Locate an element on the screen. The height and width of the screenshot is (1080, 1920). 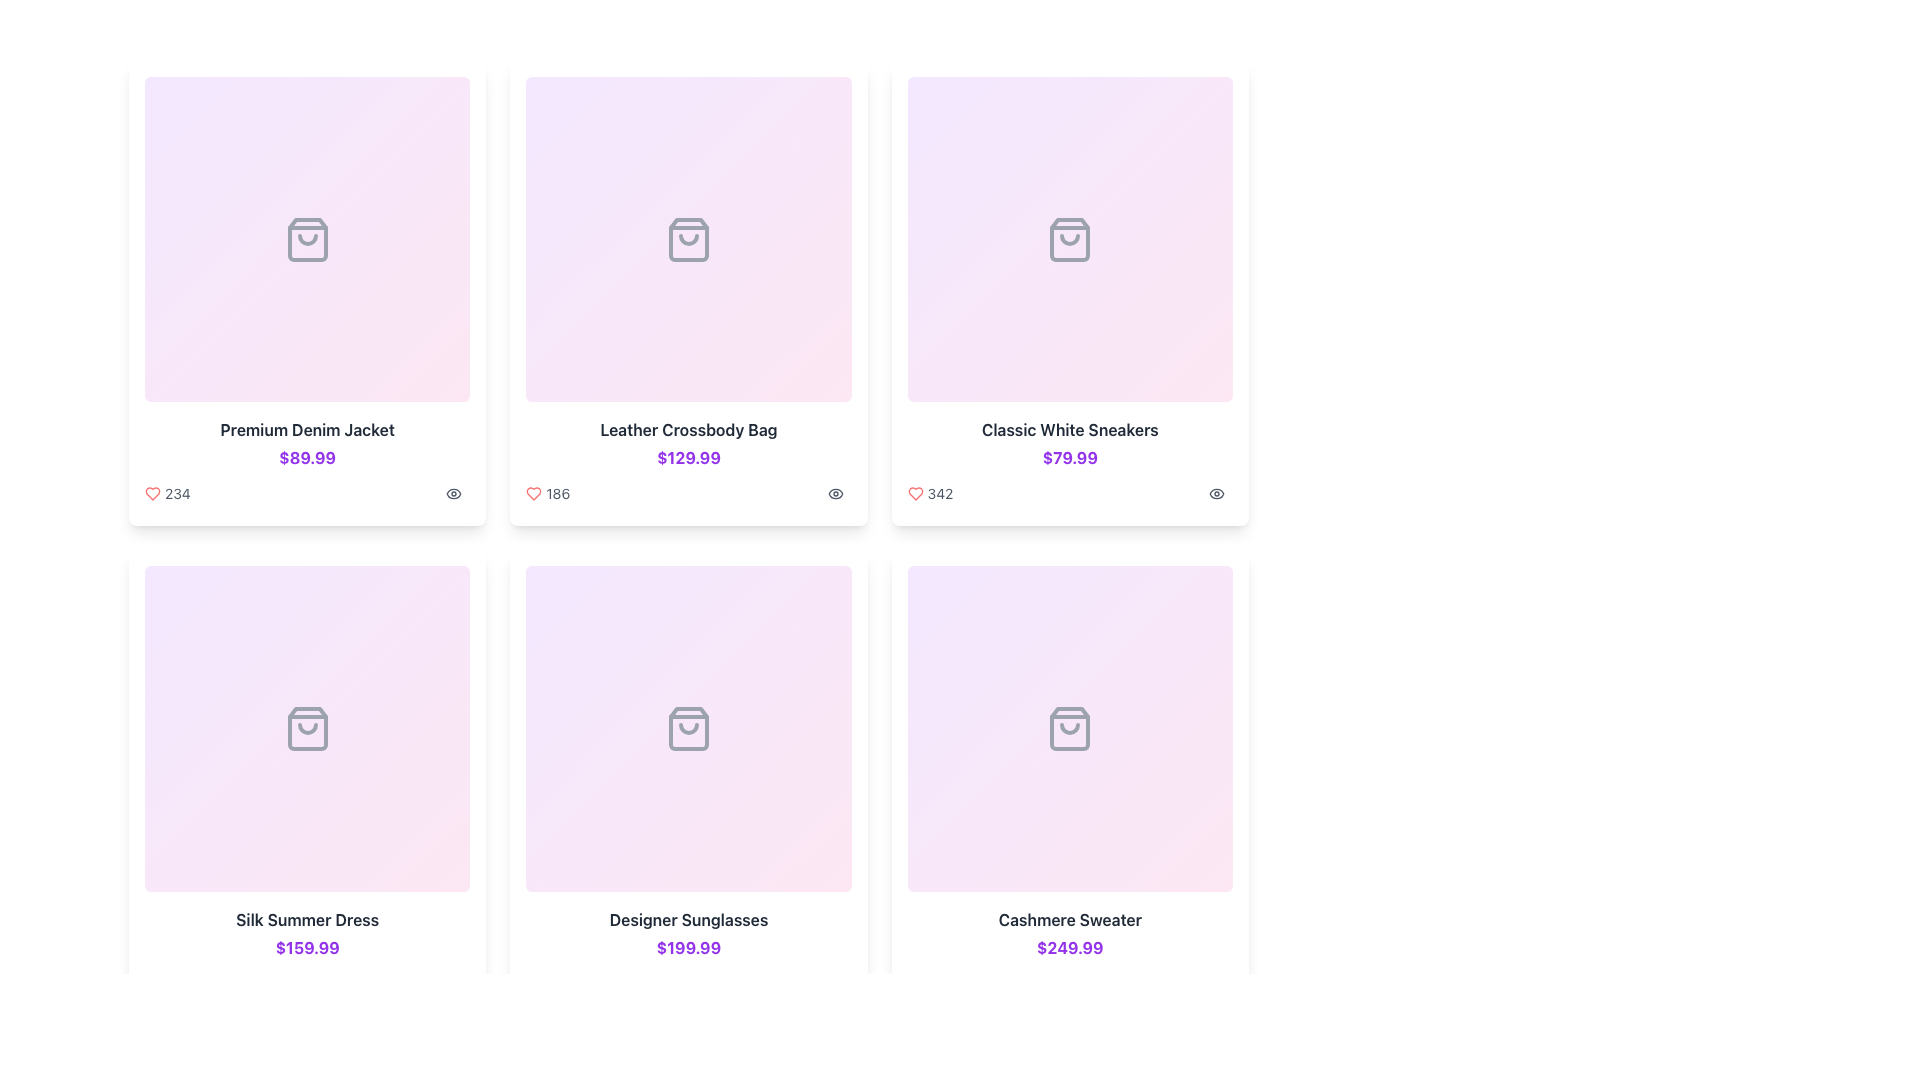
the text label reading 'Premium Denim Jacket' which is styled in bold and dark gray, located within the first product card, below the image and above the price label is located at coordinates (306, 429).